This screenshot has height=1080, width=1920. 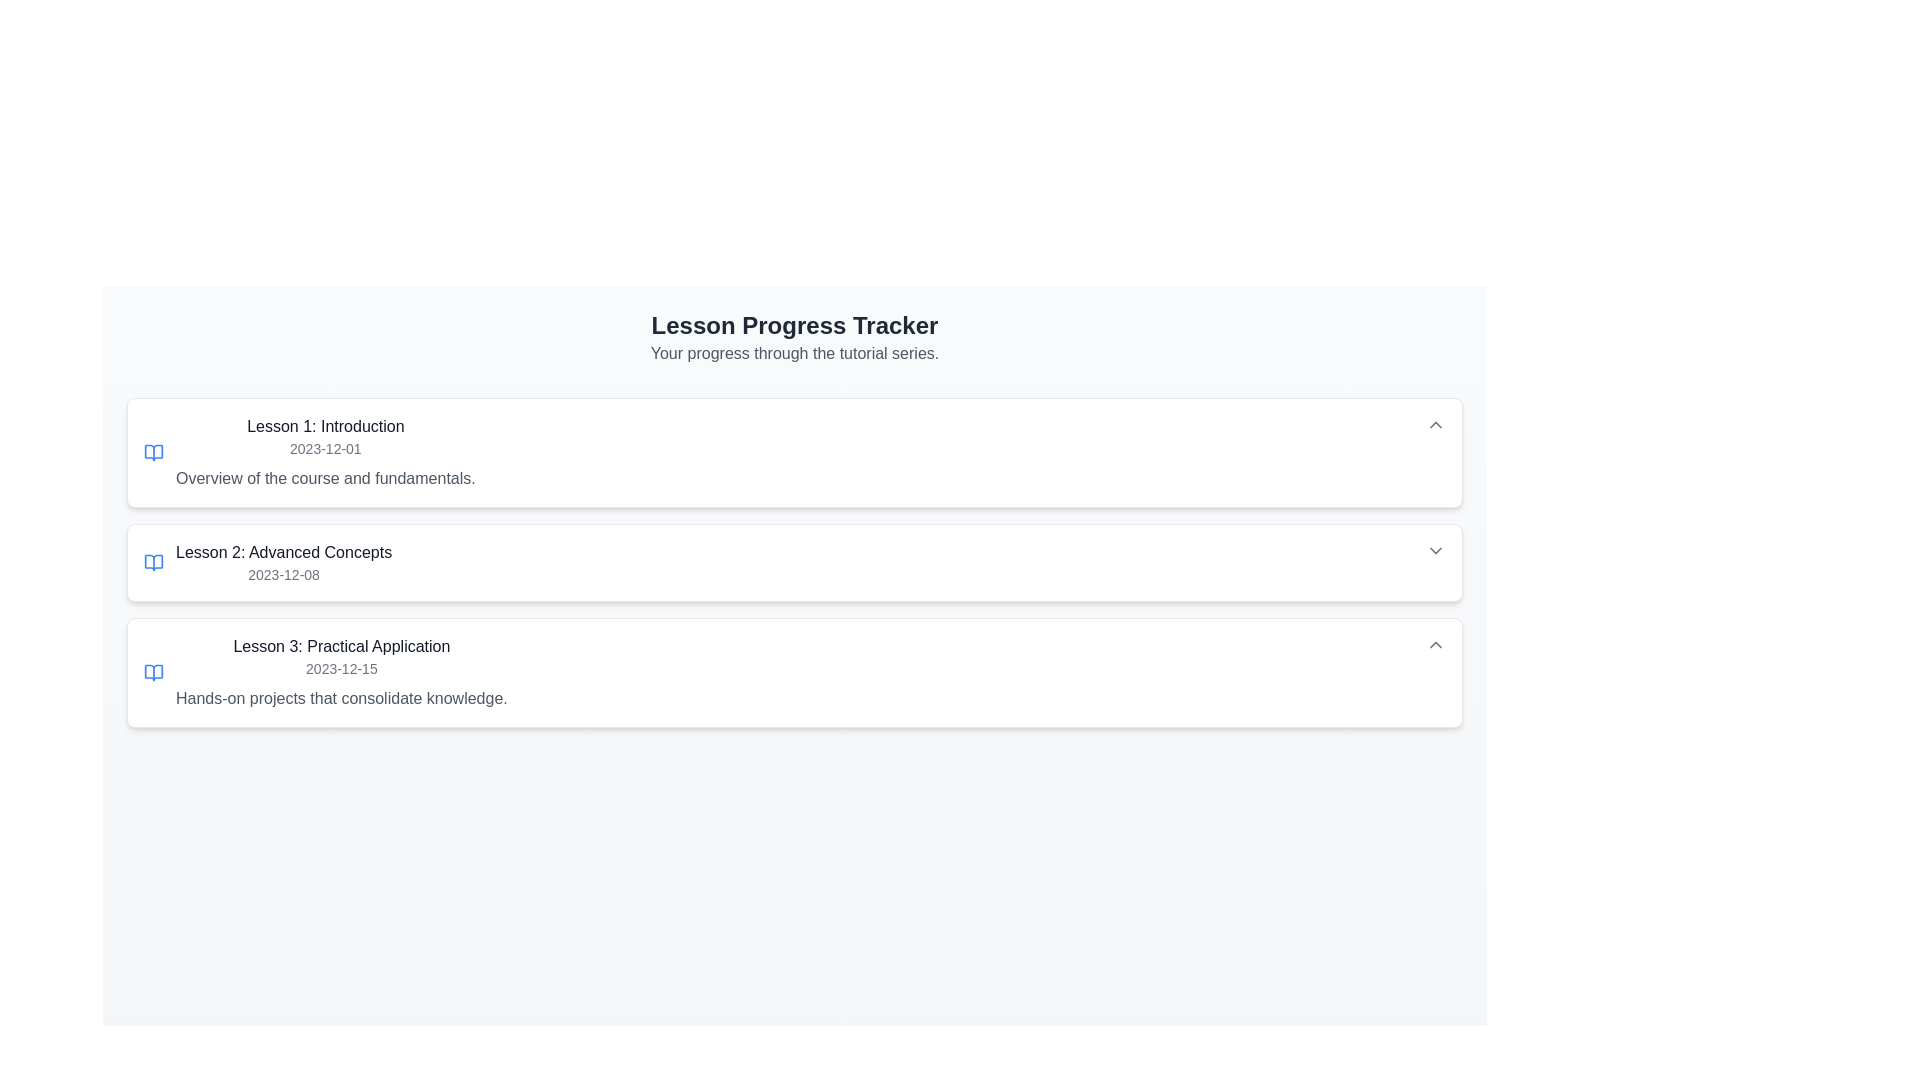 I want to click on the composite text element containing the title 'Lesson Progress Tracker' and subtitle 'Your progress through the tutorial series.' positioned at the top of the content area, so click(x=794, y=353).